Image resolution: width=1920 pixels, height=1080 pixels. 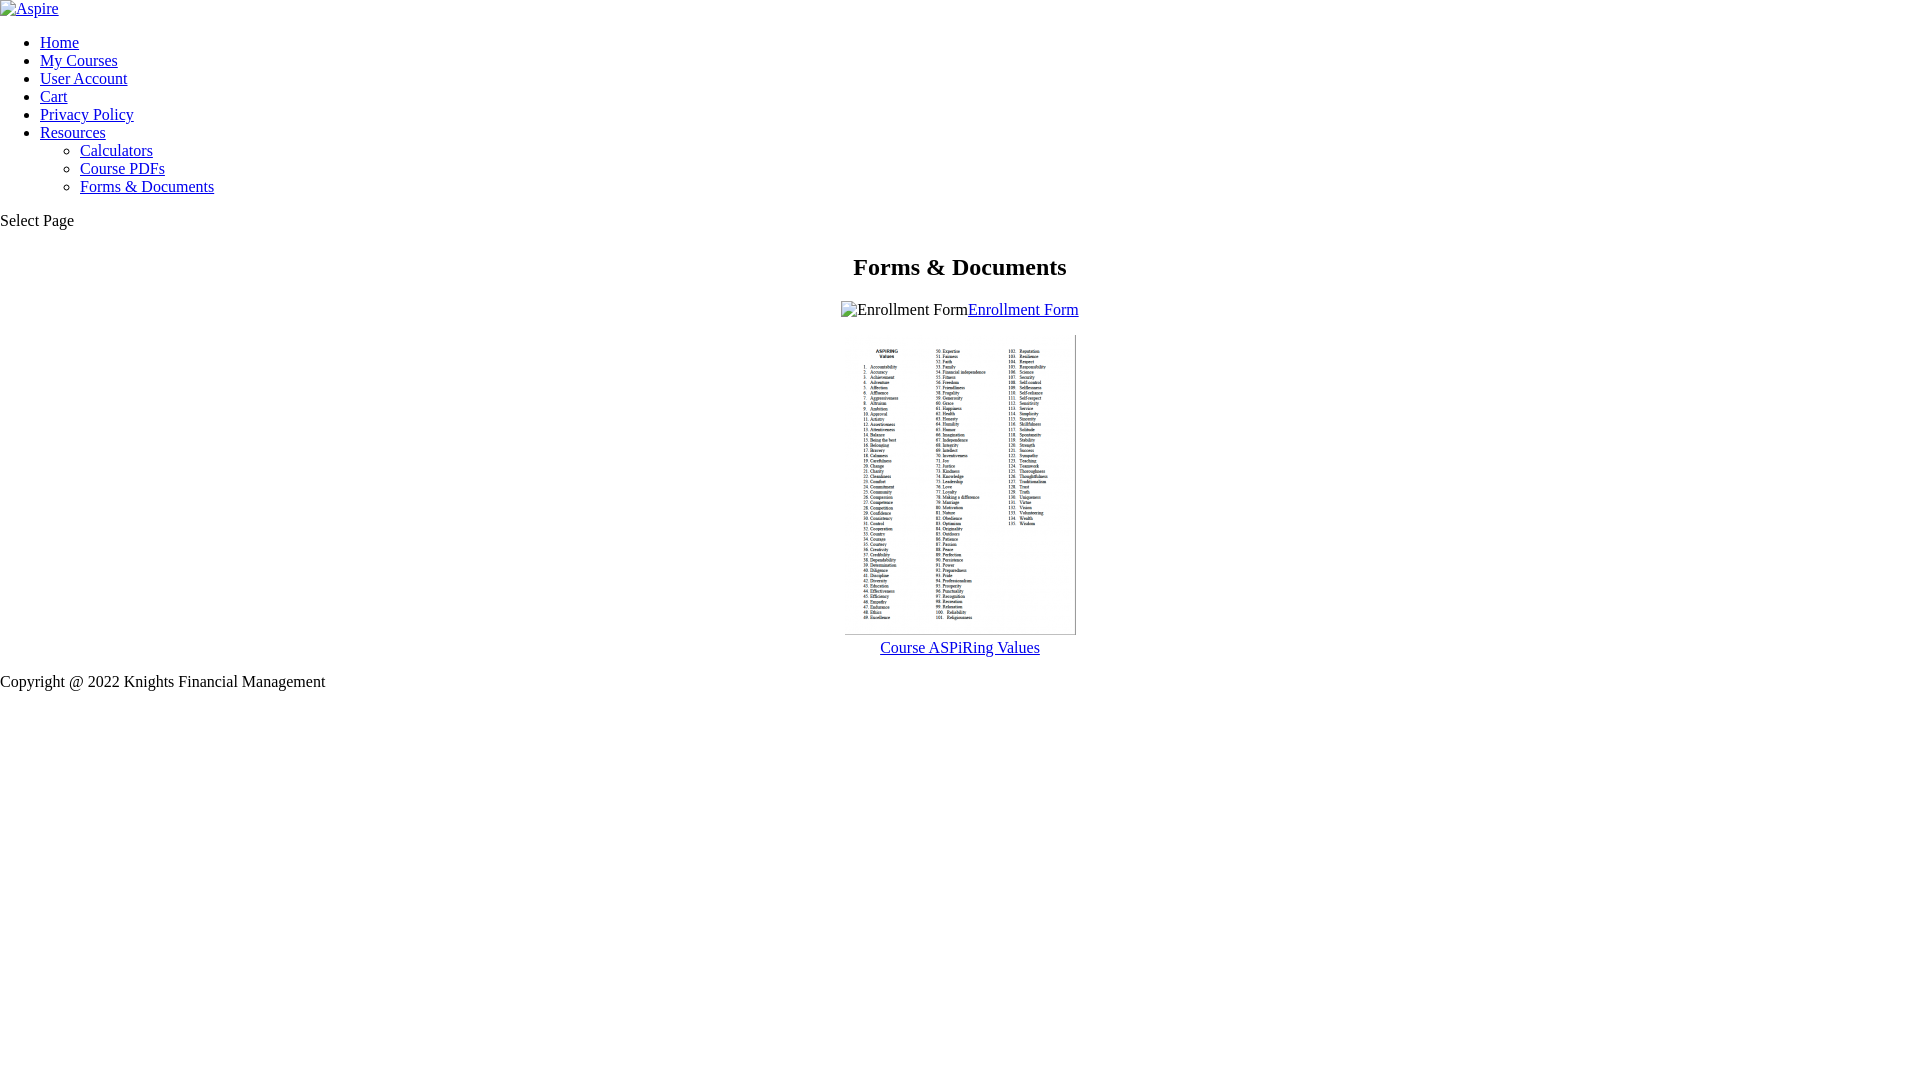 What do you see at coordinates (39, 132) in the screenshot?
I see `'Resources'` at bounding box center [39, 132].